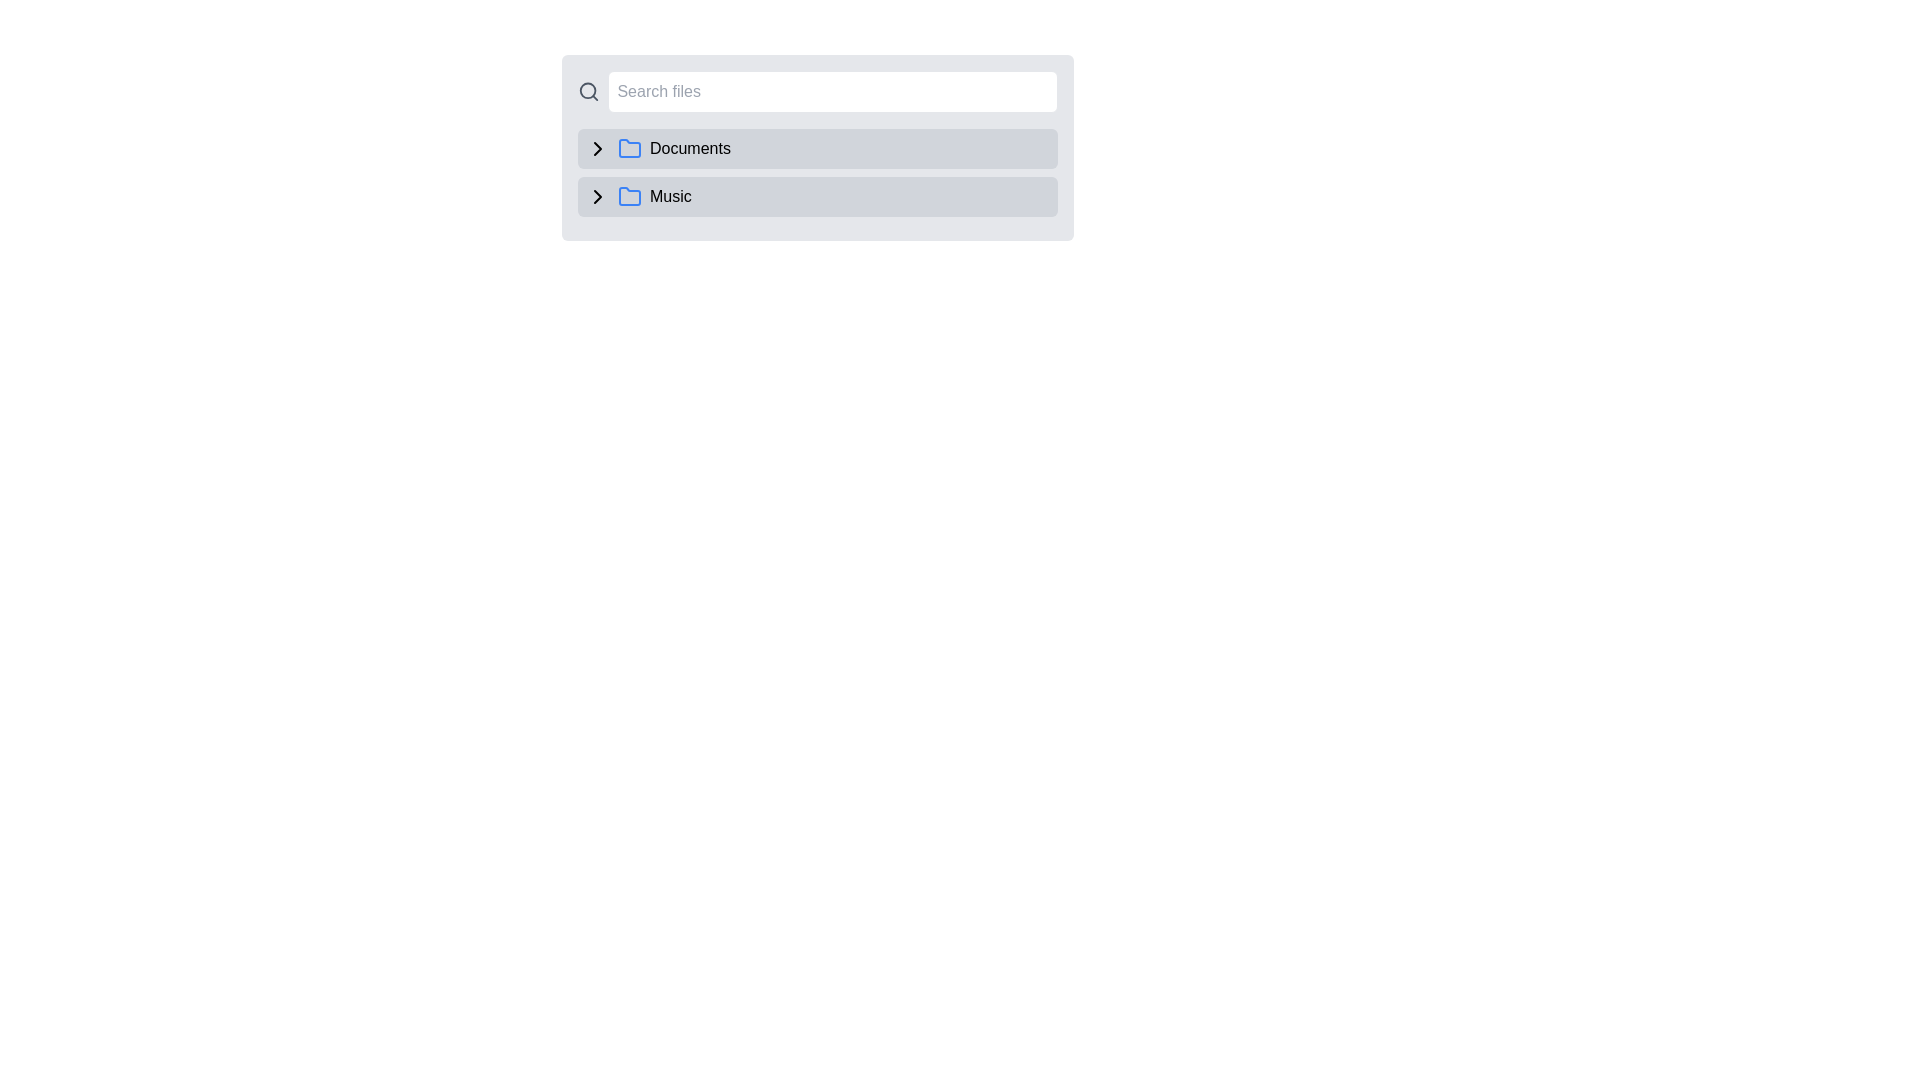 This screenshot has width=1920, height=1080. What do you see at coordinates (597, 196) in the screenshot?
I see `the chevron-shaped icon pointing to the right, located to the left of the 'Music' label` at bounding box center [597, 196].